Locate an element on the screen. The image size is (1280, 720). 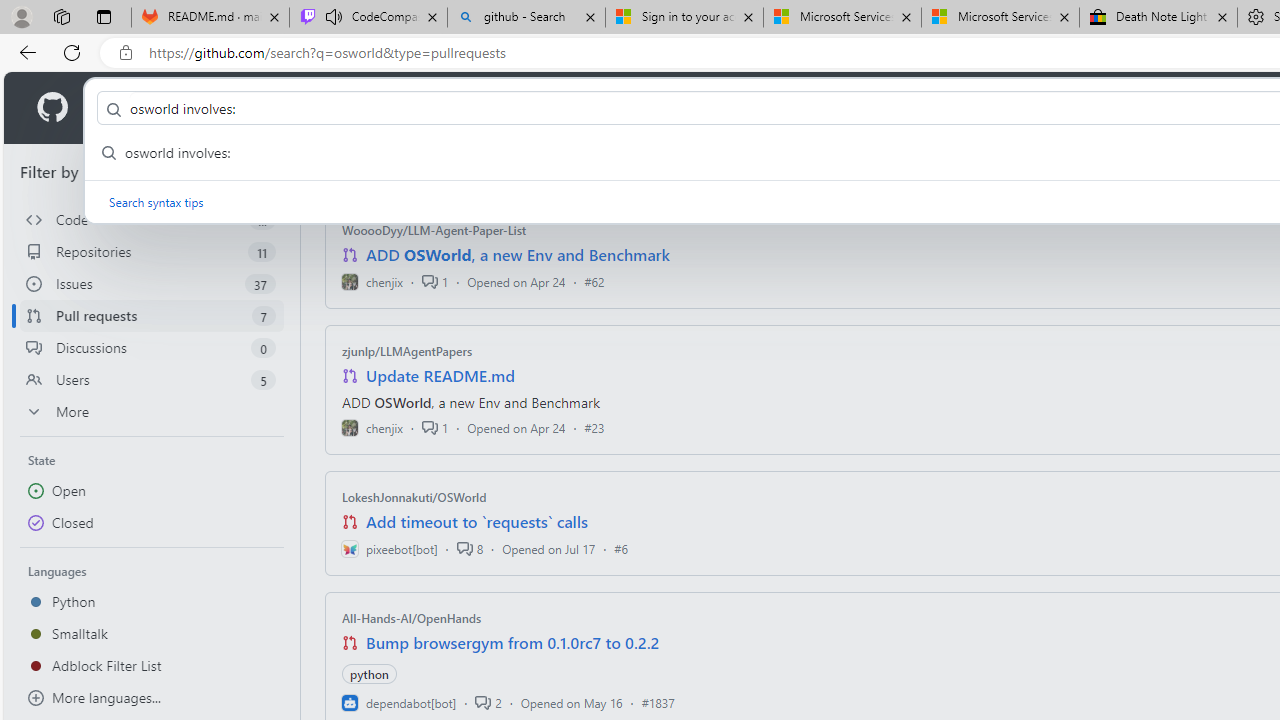
'#6' is located at coordinates (620, 548).